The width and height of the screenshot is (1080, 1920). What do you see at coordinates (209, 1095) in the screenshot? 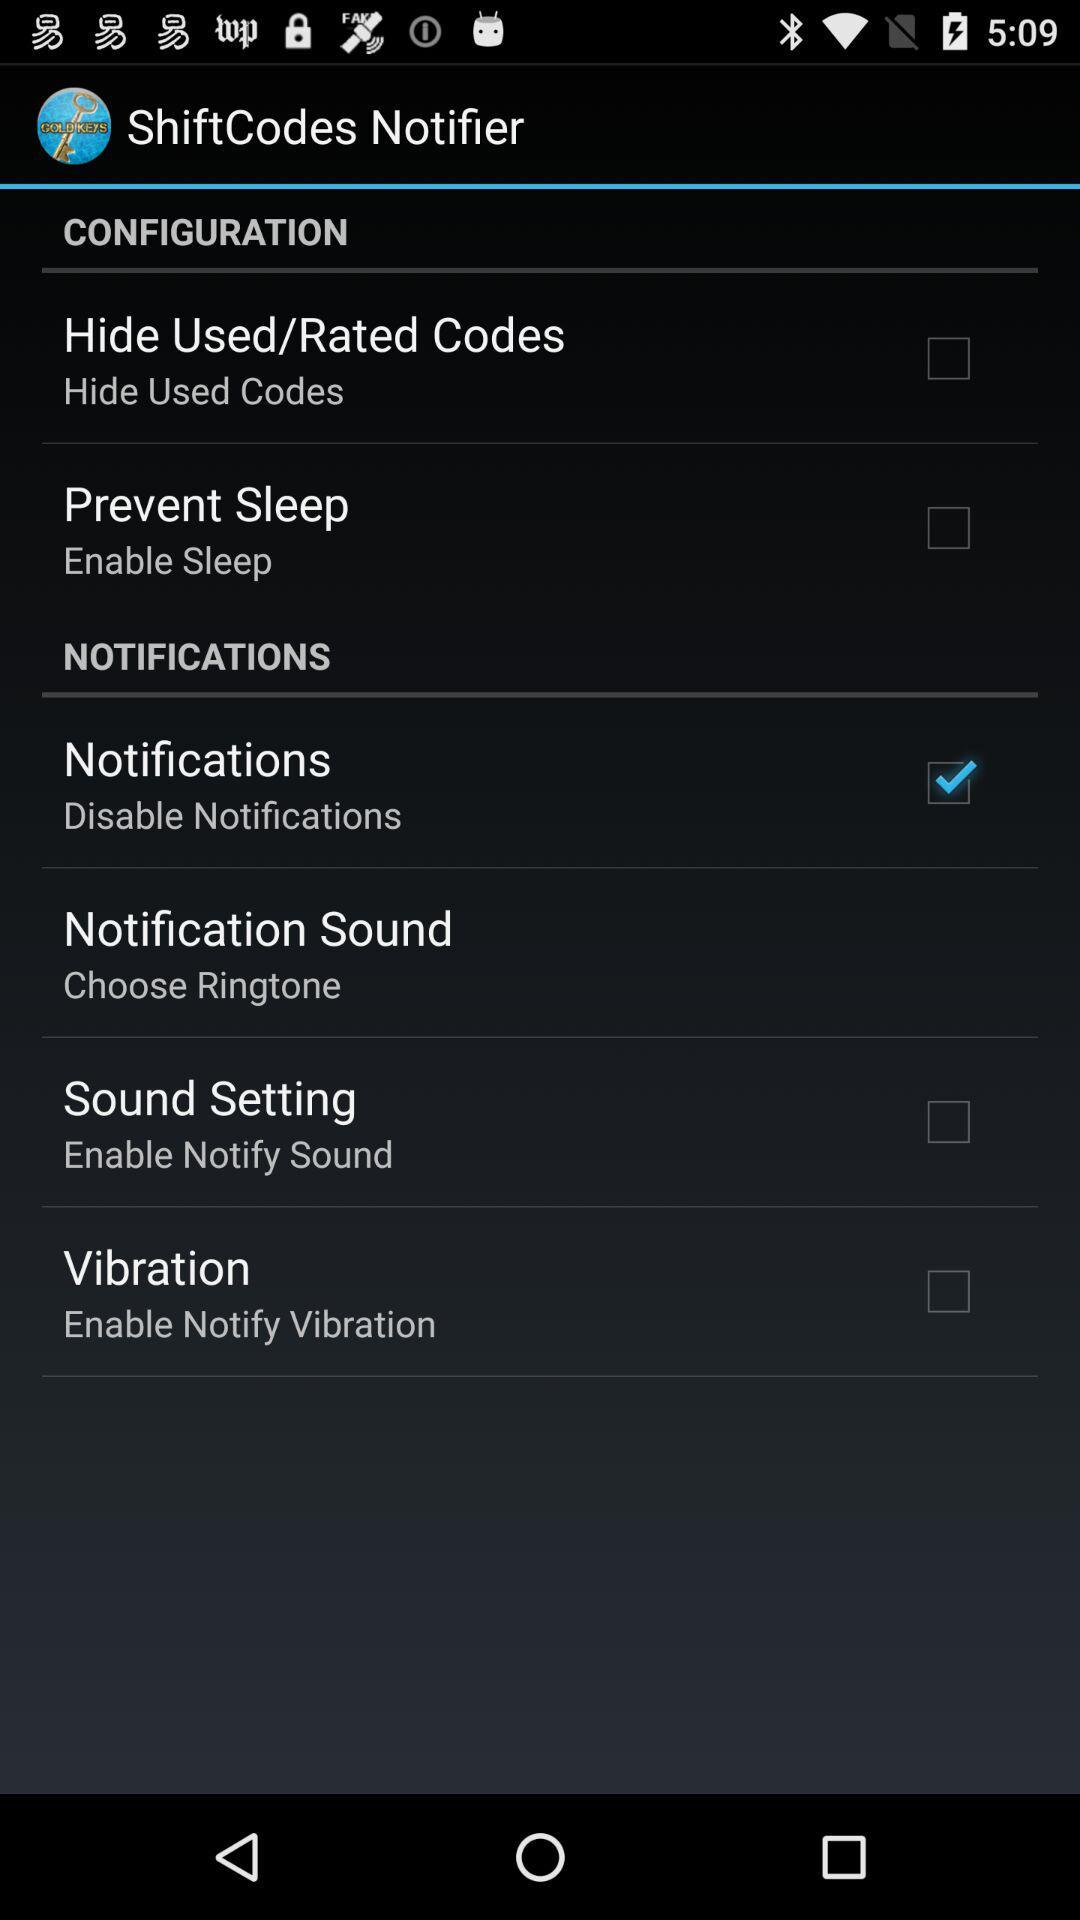
I see `the icon below choose ringtone icon` at bounding box center [209, 1095].